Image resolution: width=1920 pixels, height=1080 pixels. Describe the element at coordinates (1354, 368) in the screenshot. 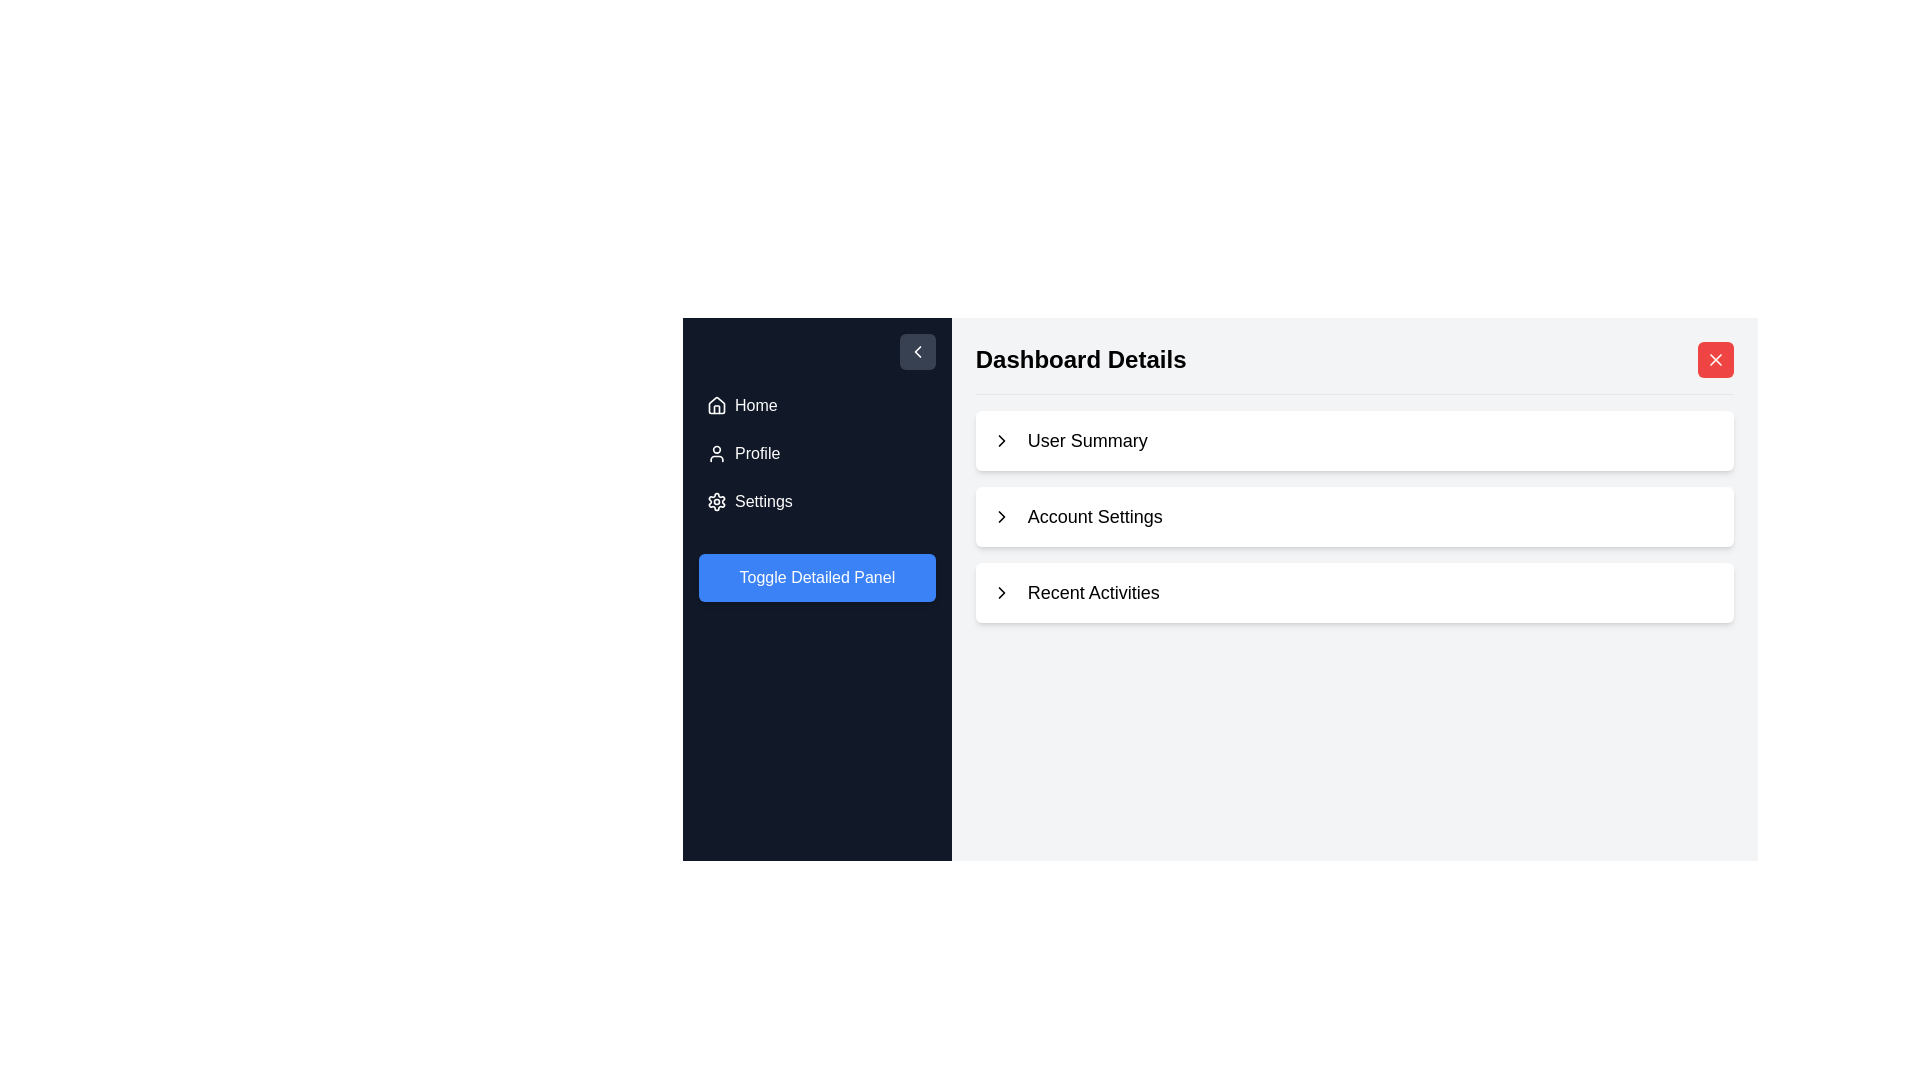

I see `the 'Dashboard Details' title bar at the top of the interface` at that location.